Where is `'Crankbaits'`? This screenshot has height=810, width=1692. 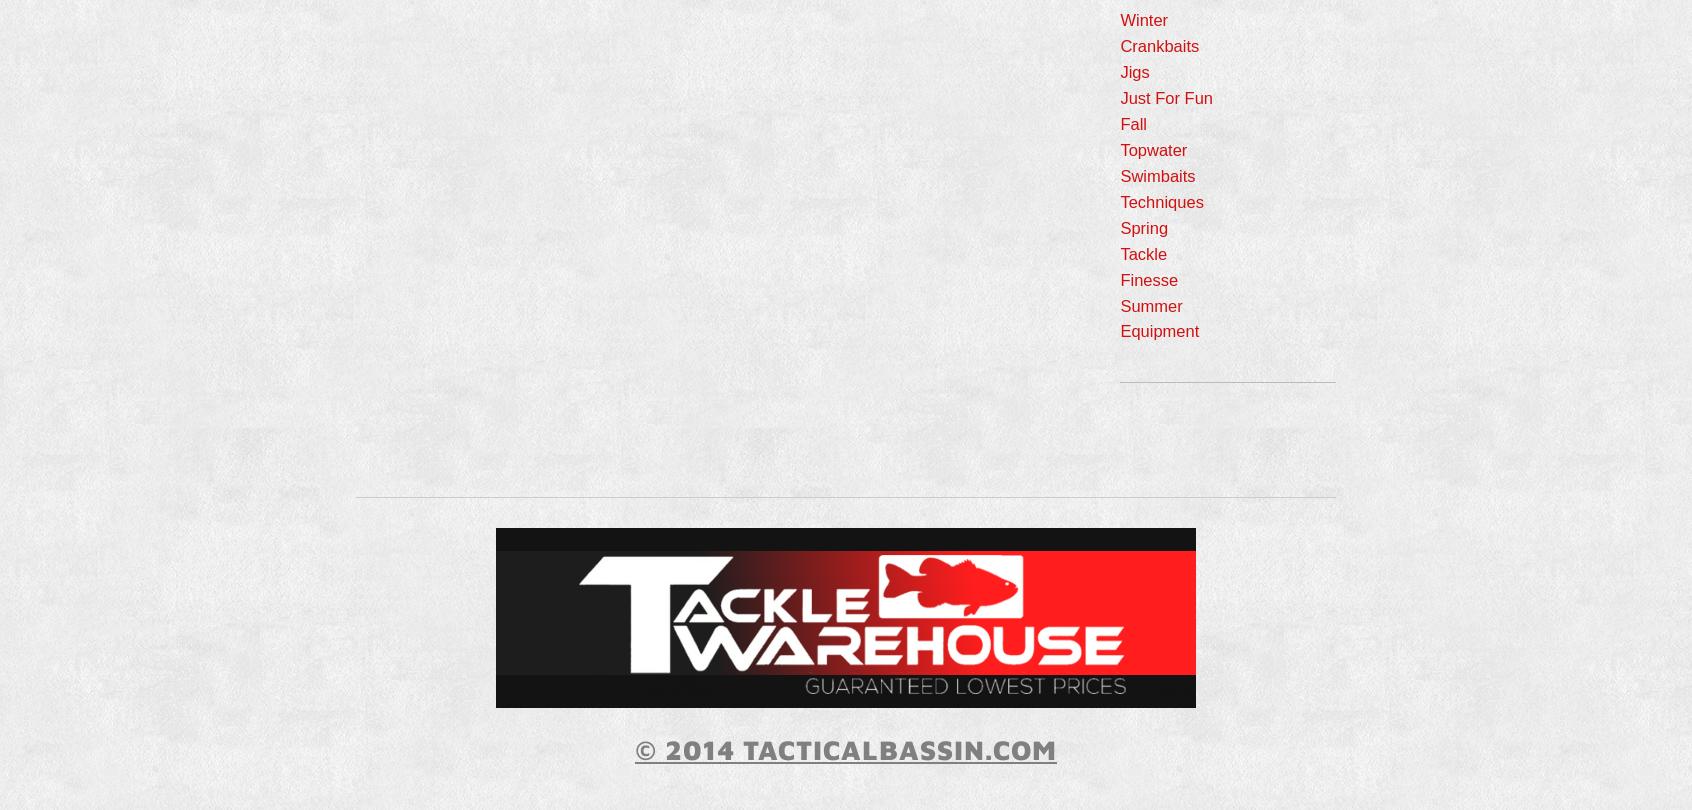
'Crankbaits' is located at coordinates (1158, 46).